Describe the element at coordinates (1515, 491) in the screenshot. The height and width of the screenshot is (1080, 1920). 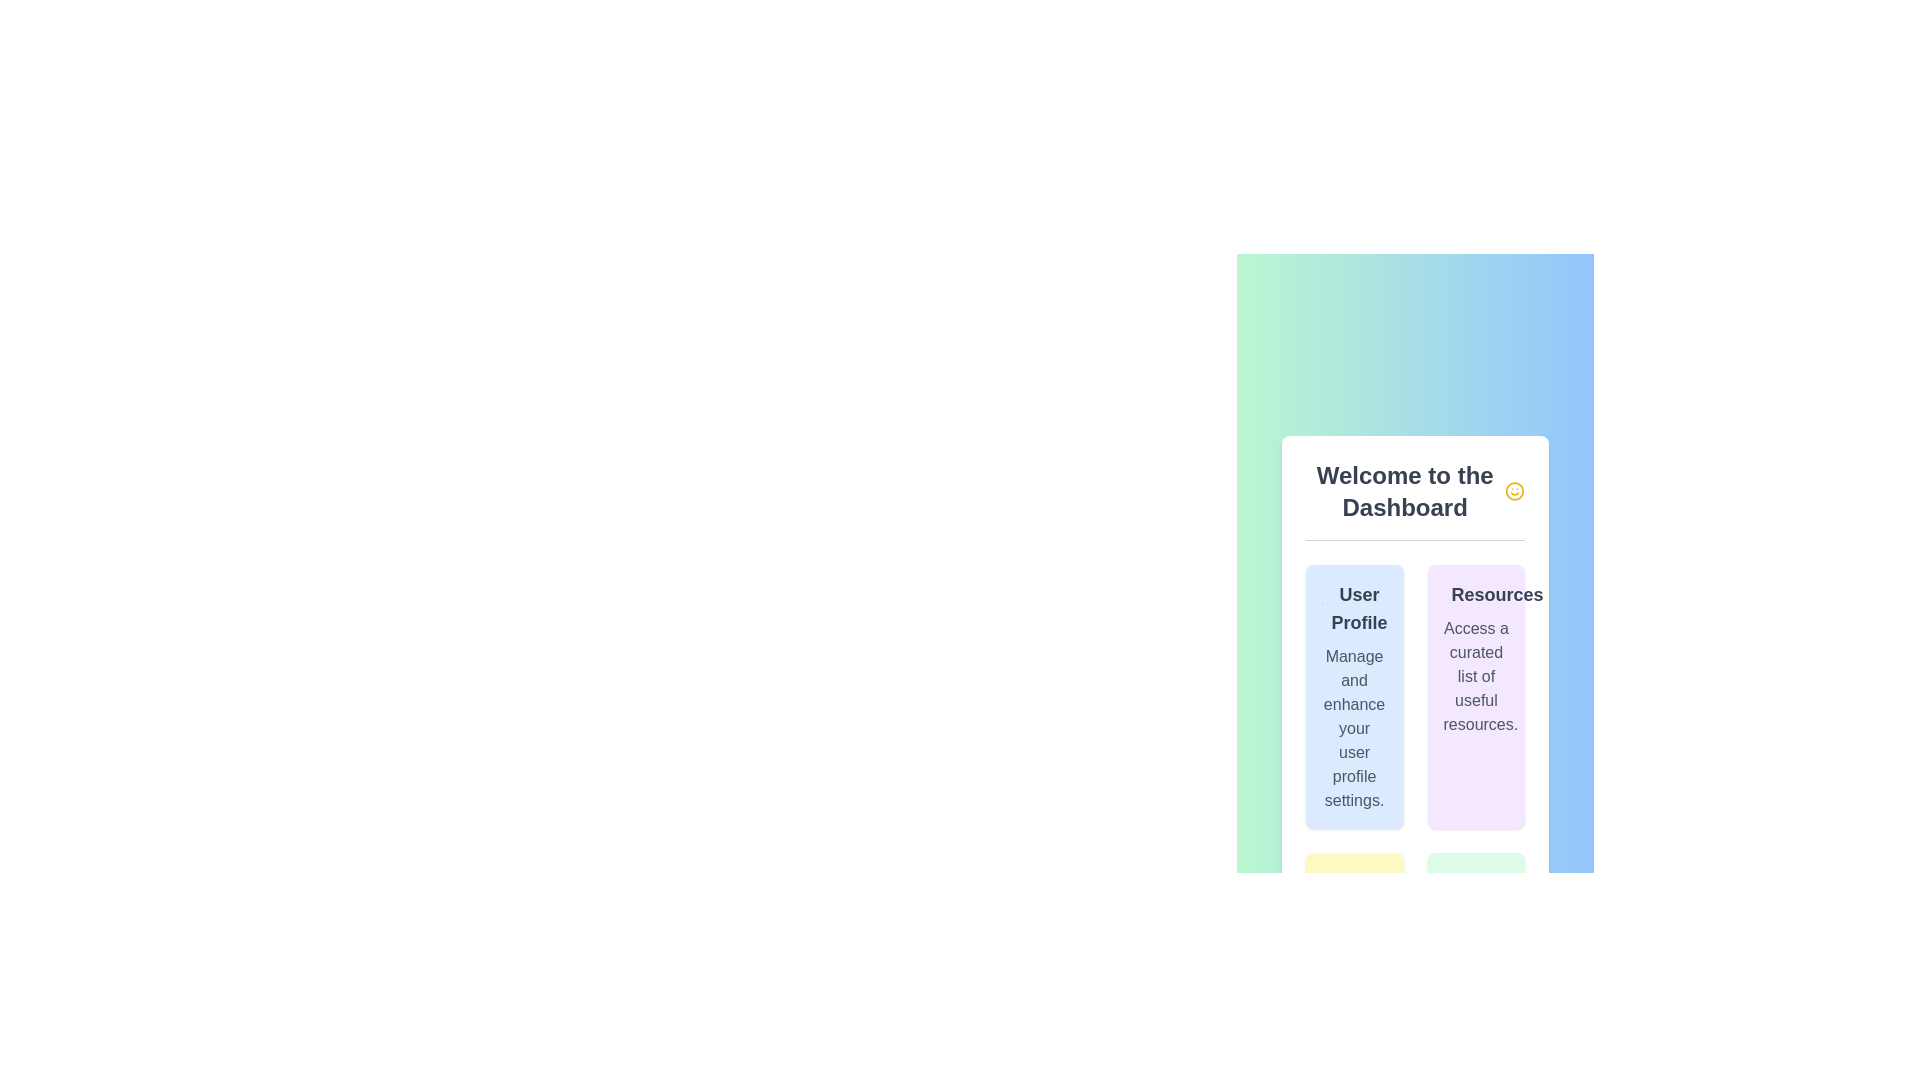
I see `the decorative smiley face icon located to the right of the 'Welcome to the Dashboard' heading` at that location.